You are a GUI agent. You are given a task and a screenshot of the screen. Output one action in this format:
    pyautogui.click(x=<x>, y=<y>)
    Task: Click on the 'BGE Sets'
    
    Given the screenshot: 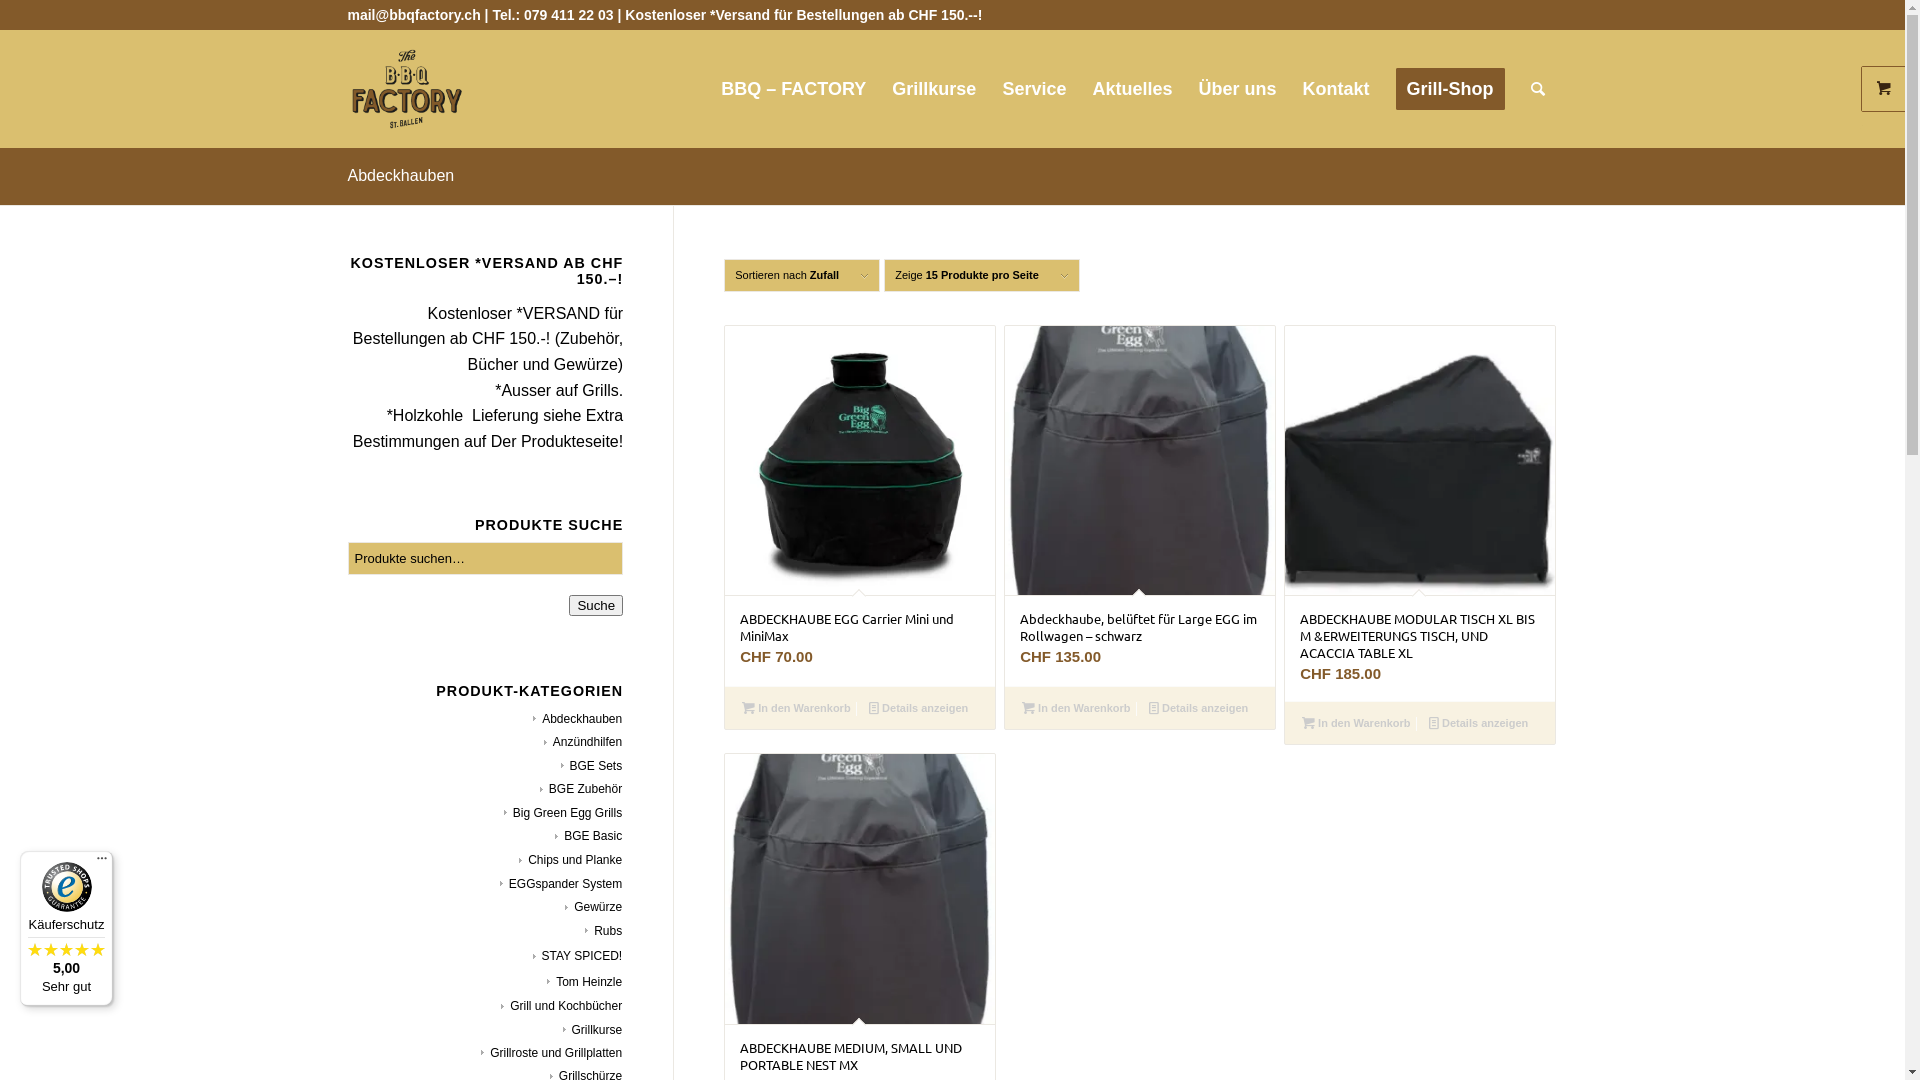 What is the action you would take?
    pyautogui.click(x=560, y=765)
    